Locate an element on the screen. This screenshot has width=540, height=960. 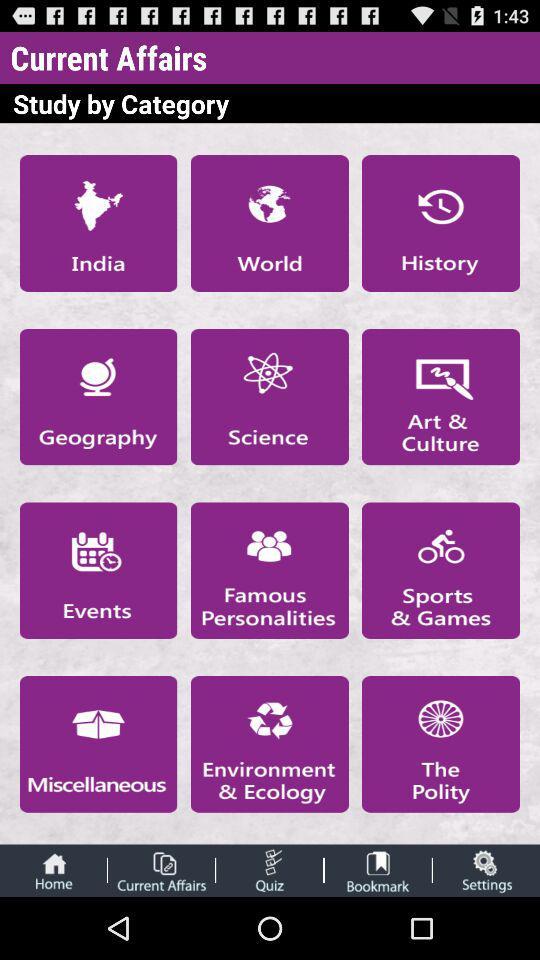
study category is located at coordinates (269, 570).